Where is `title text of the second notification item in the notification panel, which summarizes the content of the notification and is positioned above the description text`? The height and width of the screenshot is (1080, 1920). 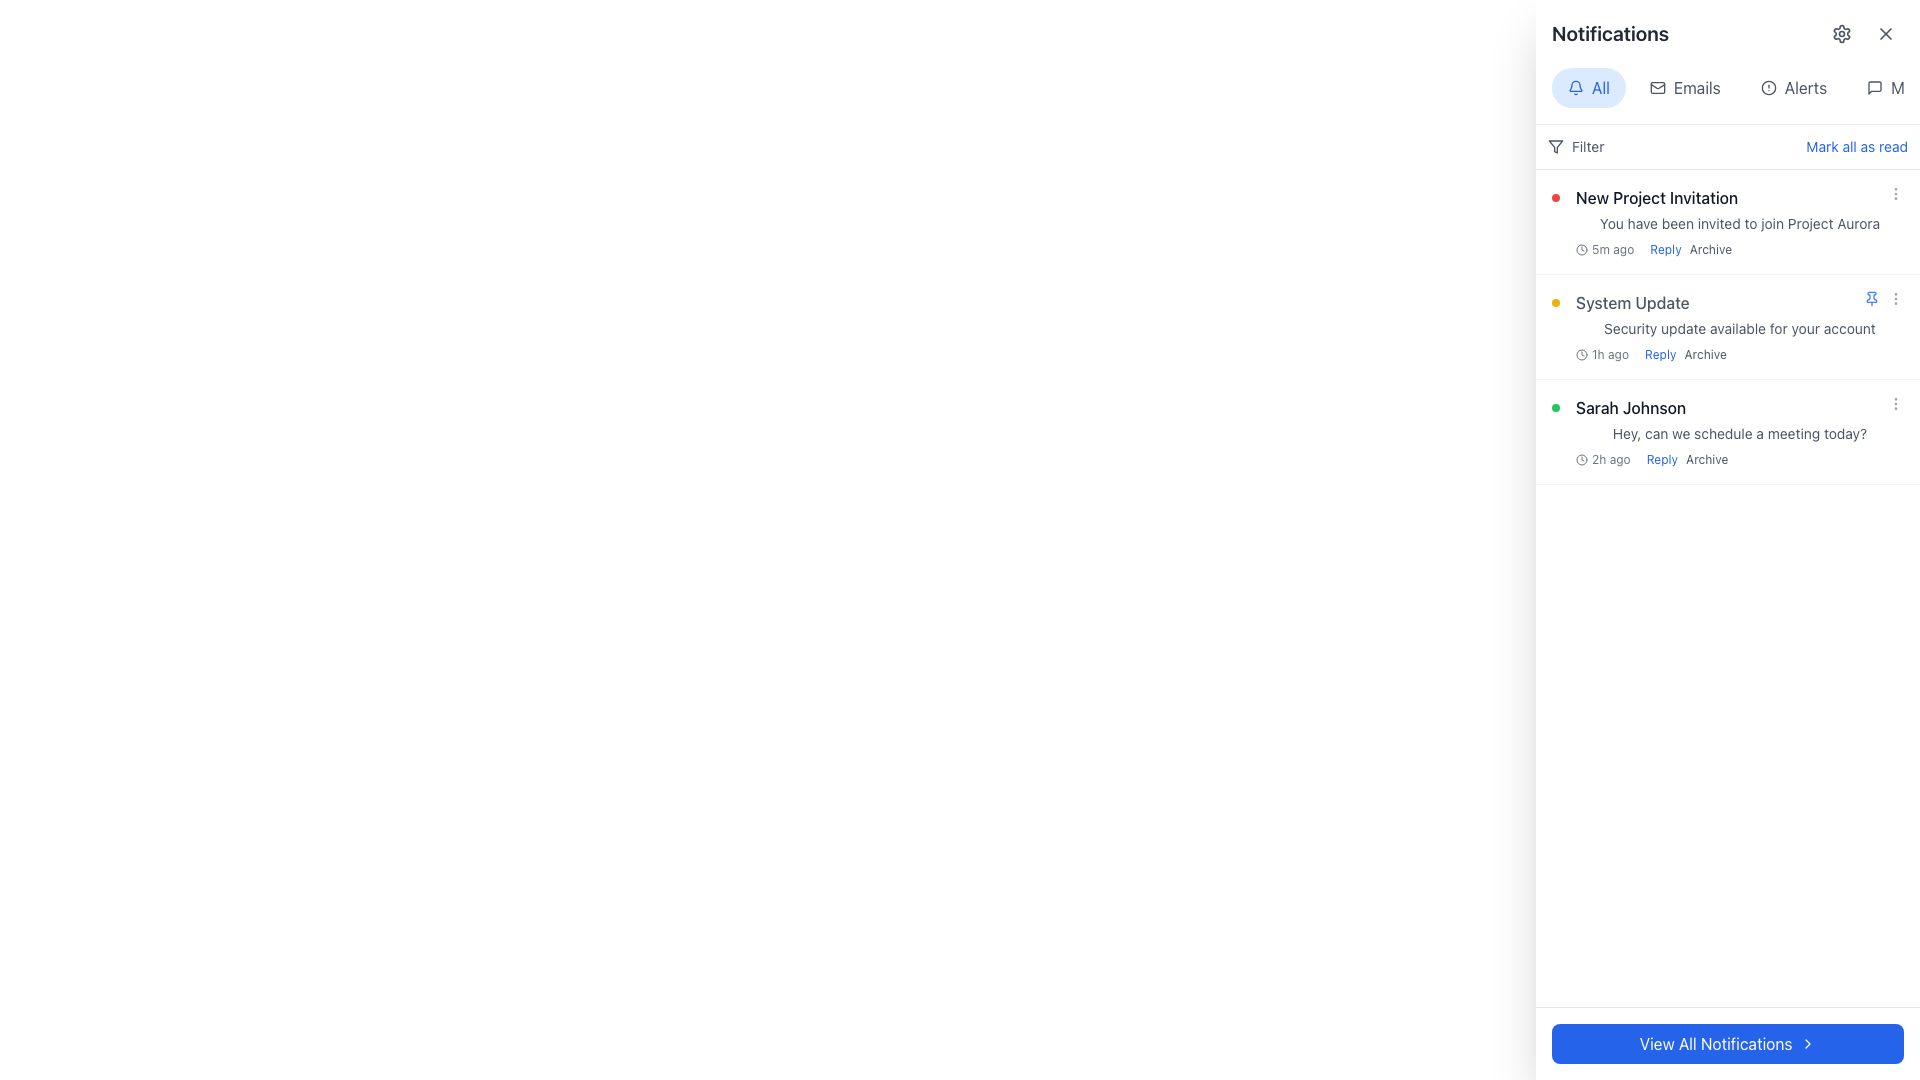 title text of the second notification item in the notification panel, which summarizes the content of the notification and is positioned above the description text is located at coordinates (1632, 303).